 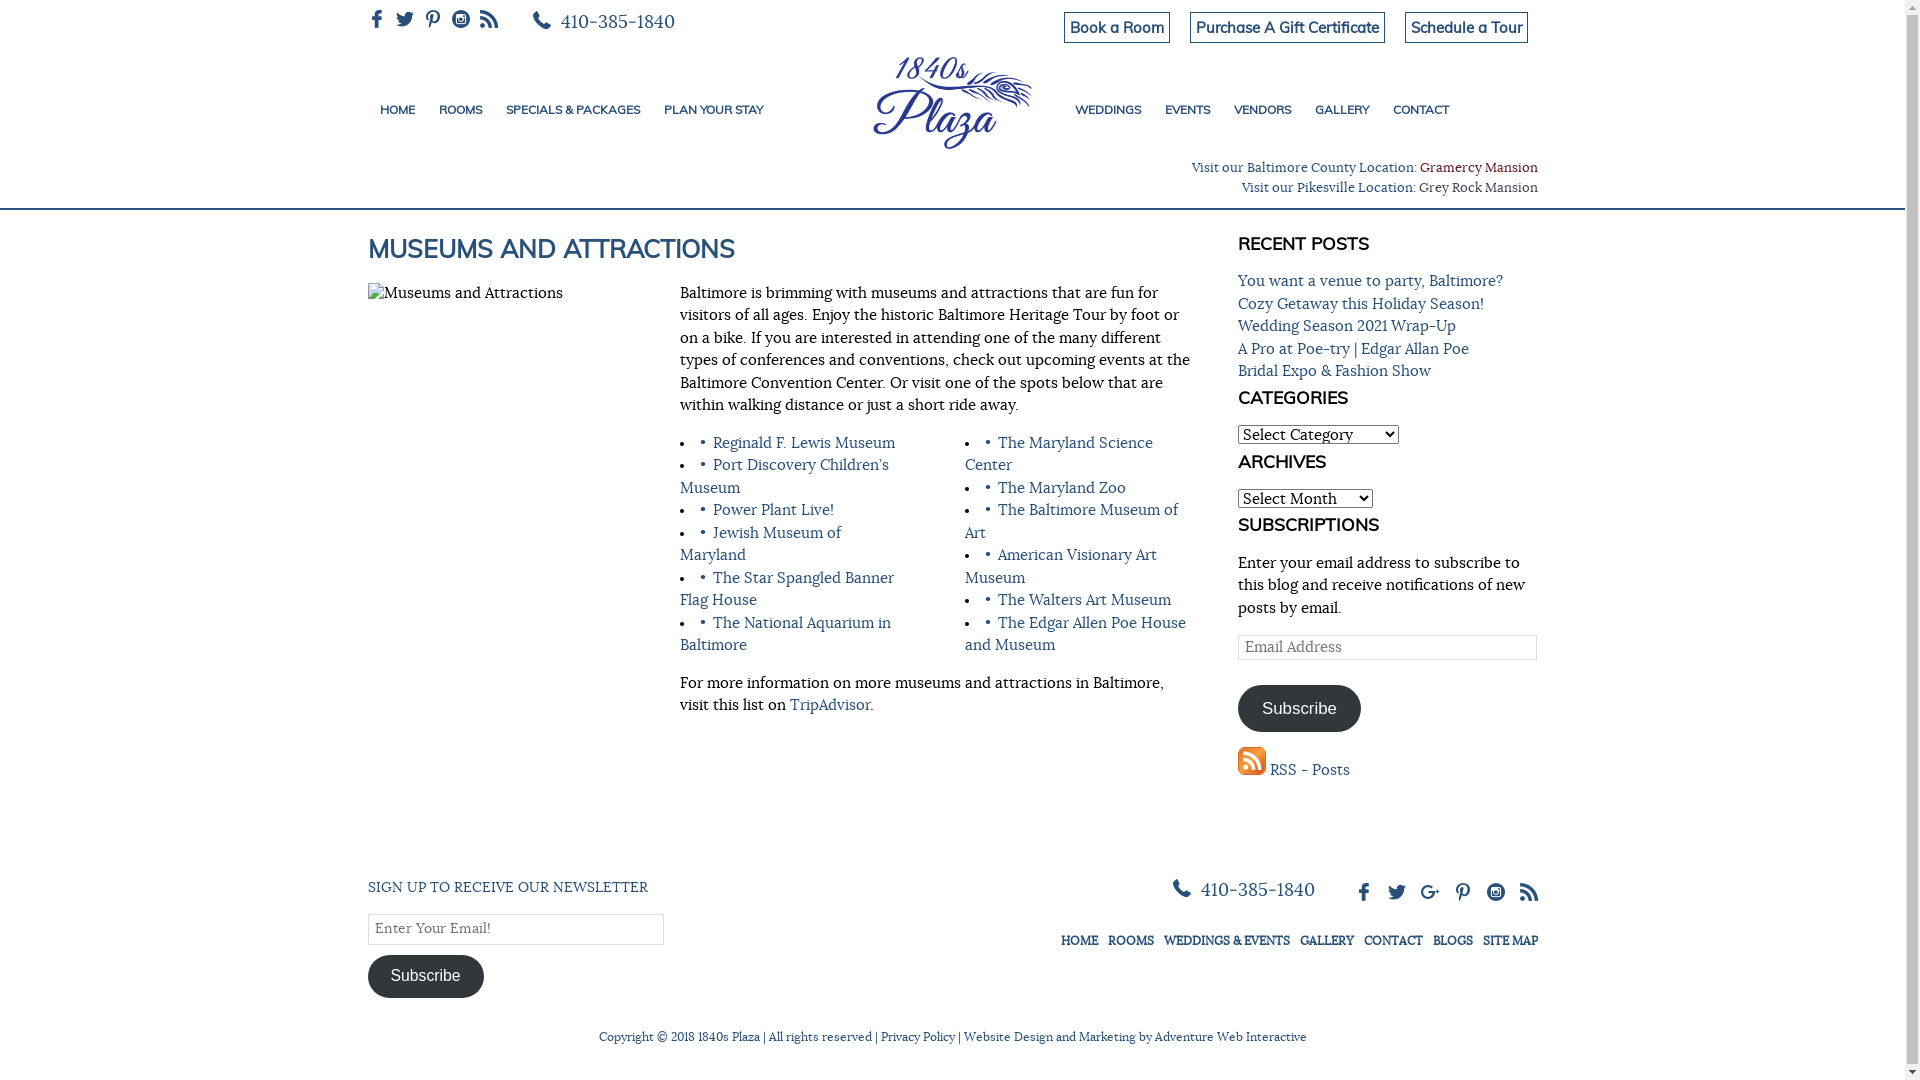 I want to click on 'Purchase A Gift Certificate', so click(x=1287, y=27).